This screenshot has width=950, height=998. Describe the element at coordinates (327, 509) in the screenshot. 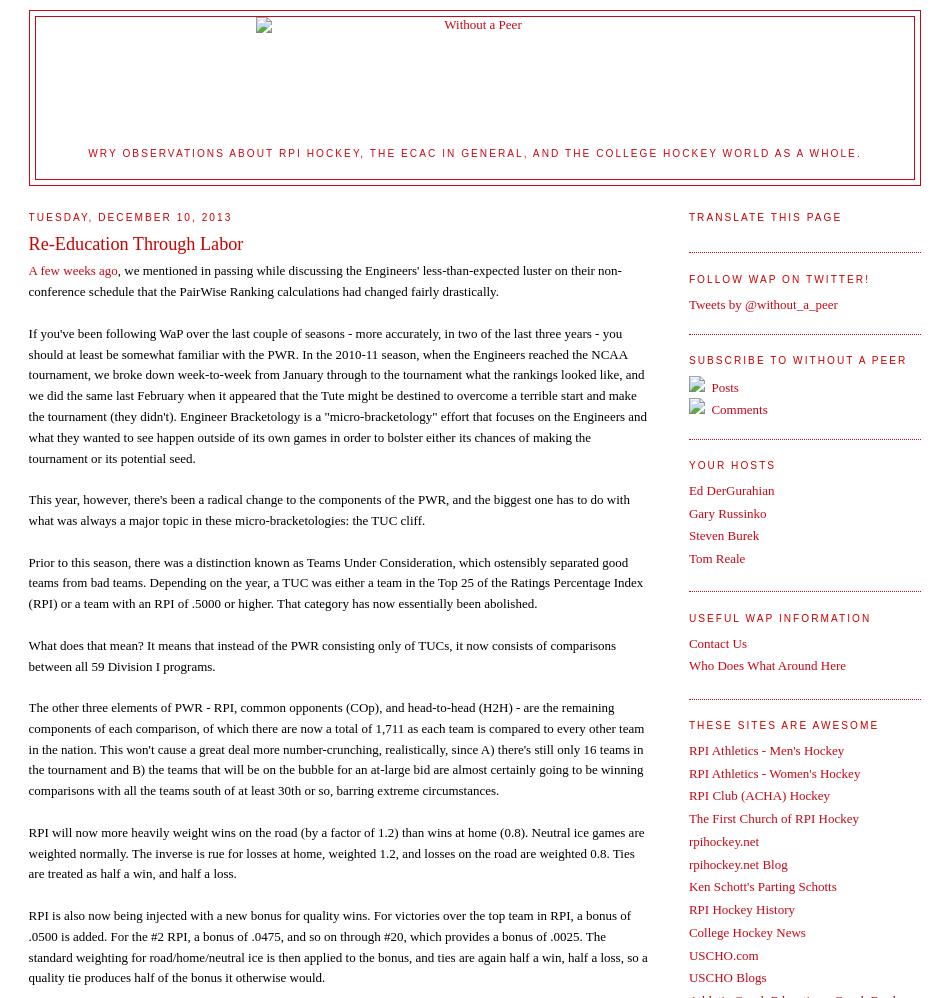

I see `'This year, however, there's been a radical change to the components of the PWR, and the biggest one has to do with what was always a major topic in these micro-bracketologies: the TUC cliff.'` at that location.